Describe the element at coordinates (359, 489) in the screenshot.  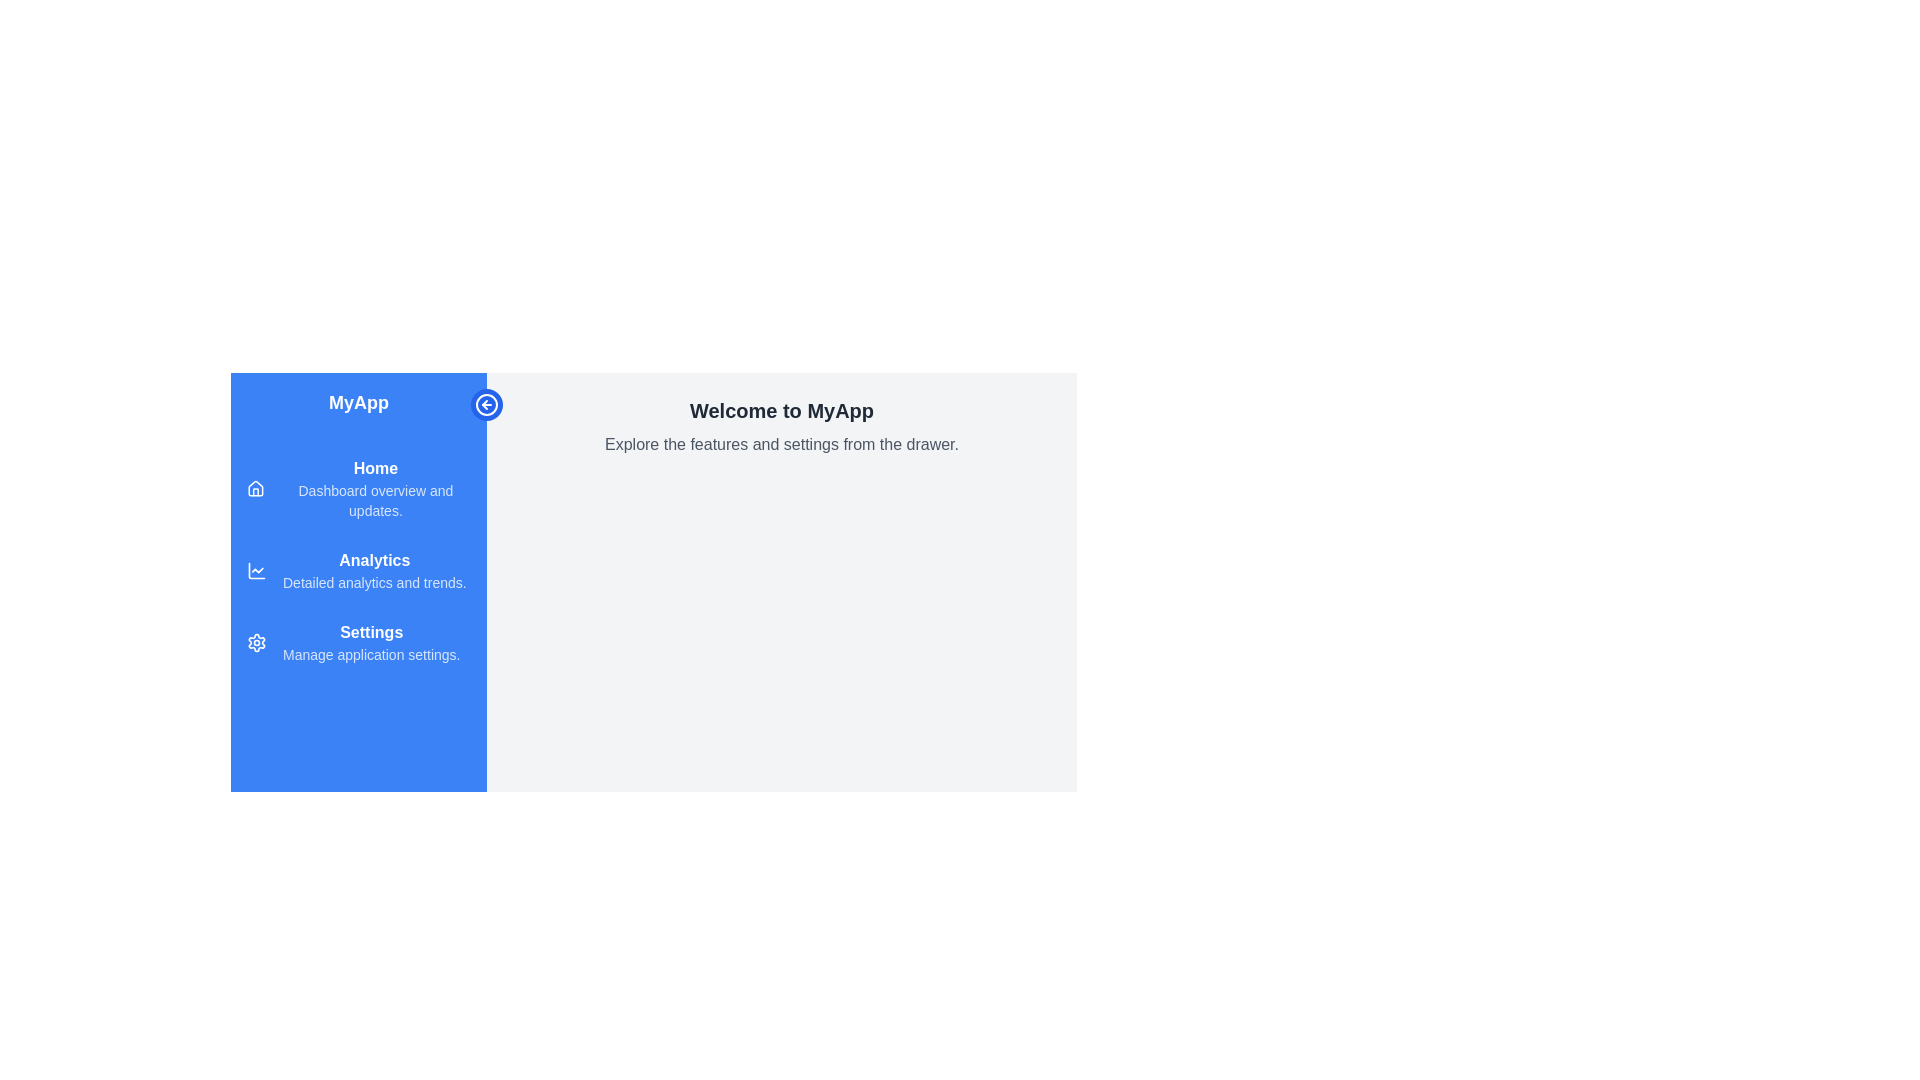
I see `the menu item Home to navigate to the corresponding section` at that location.